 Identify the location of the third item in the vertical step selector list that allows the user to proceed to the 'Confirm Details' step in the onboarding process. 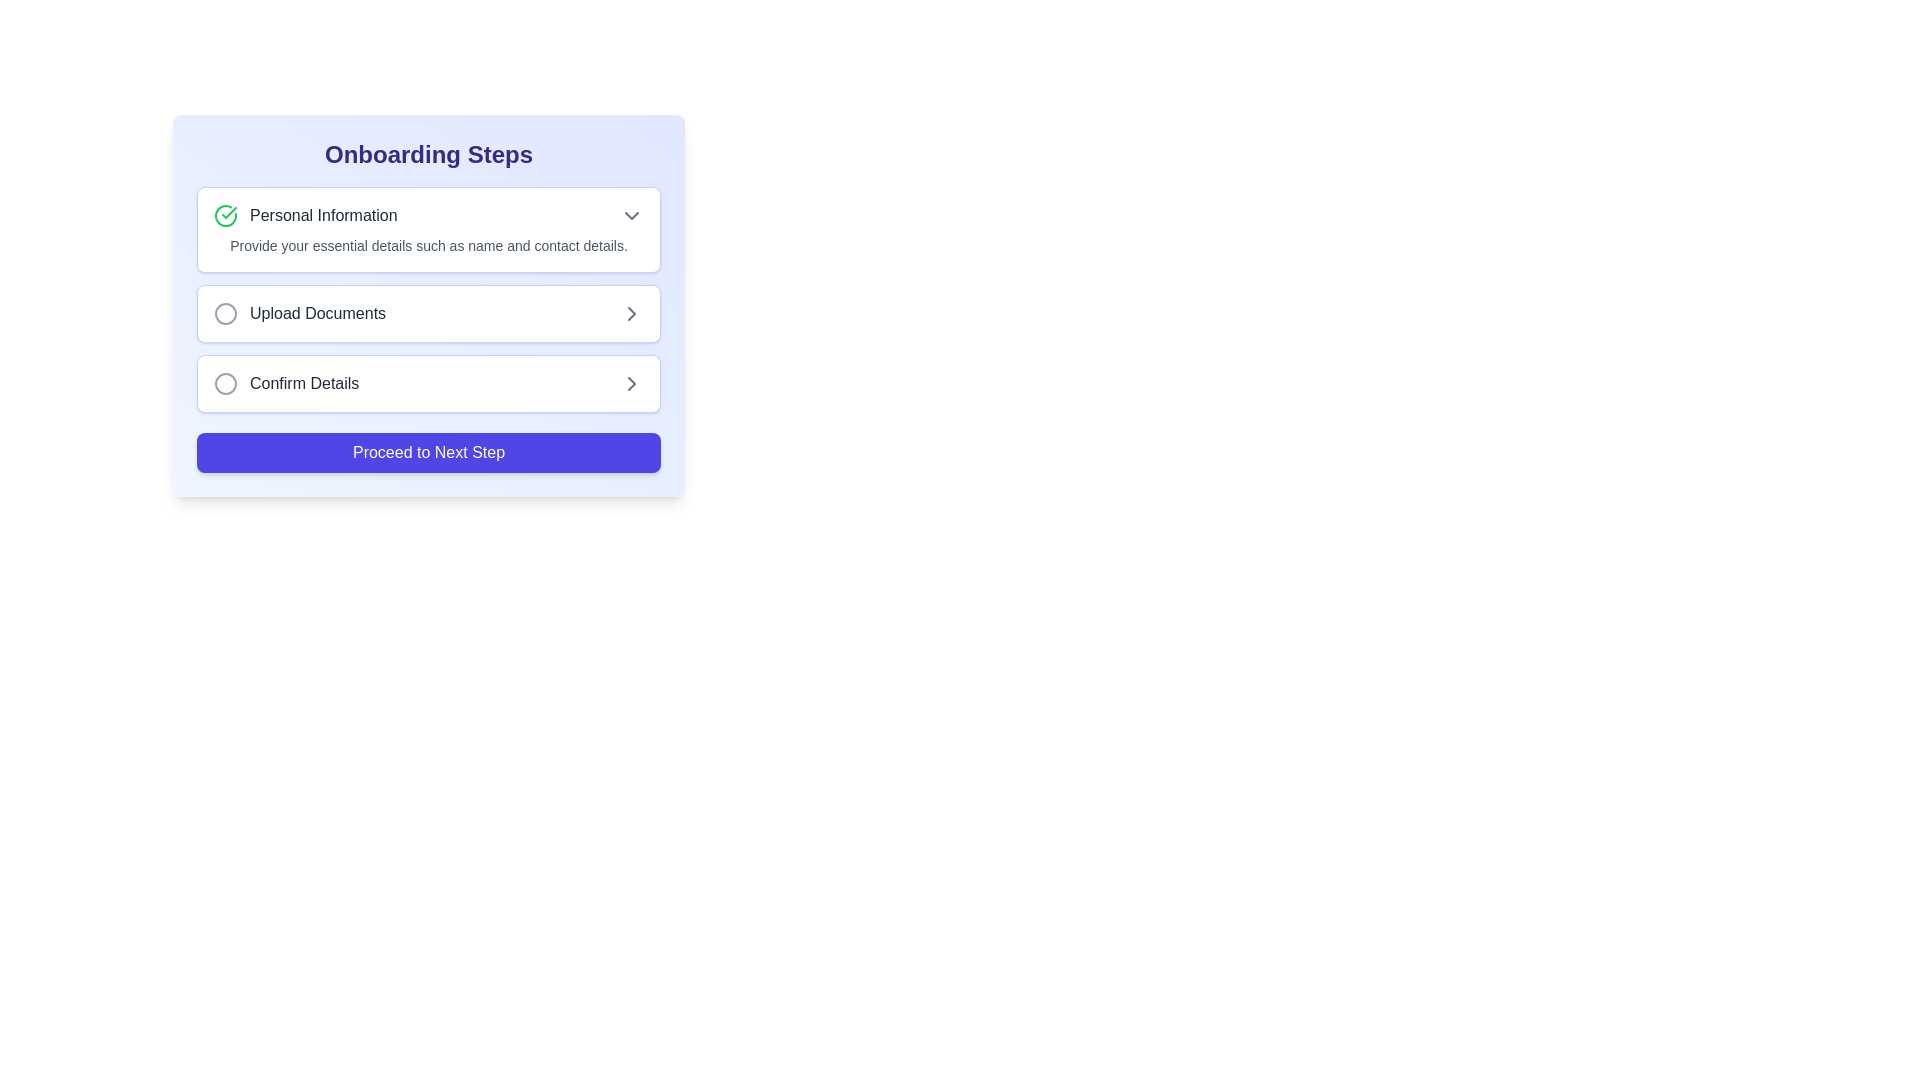
(427, 384).